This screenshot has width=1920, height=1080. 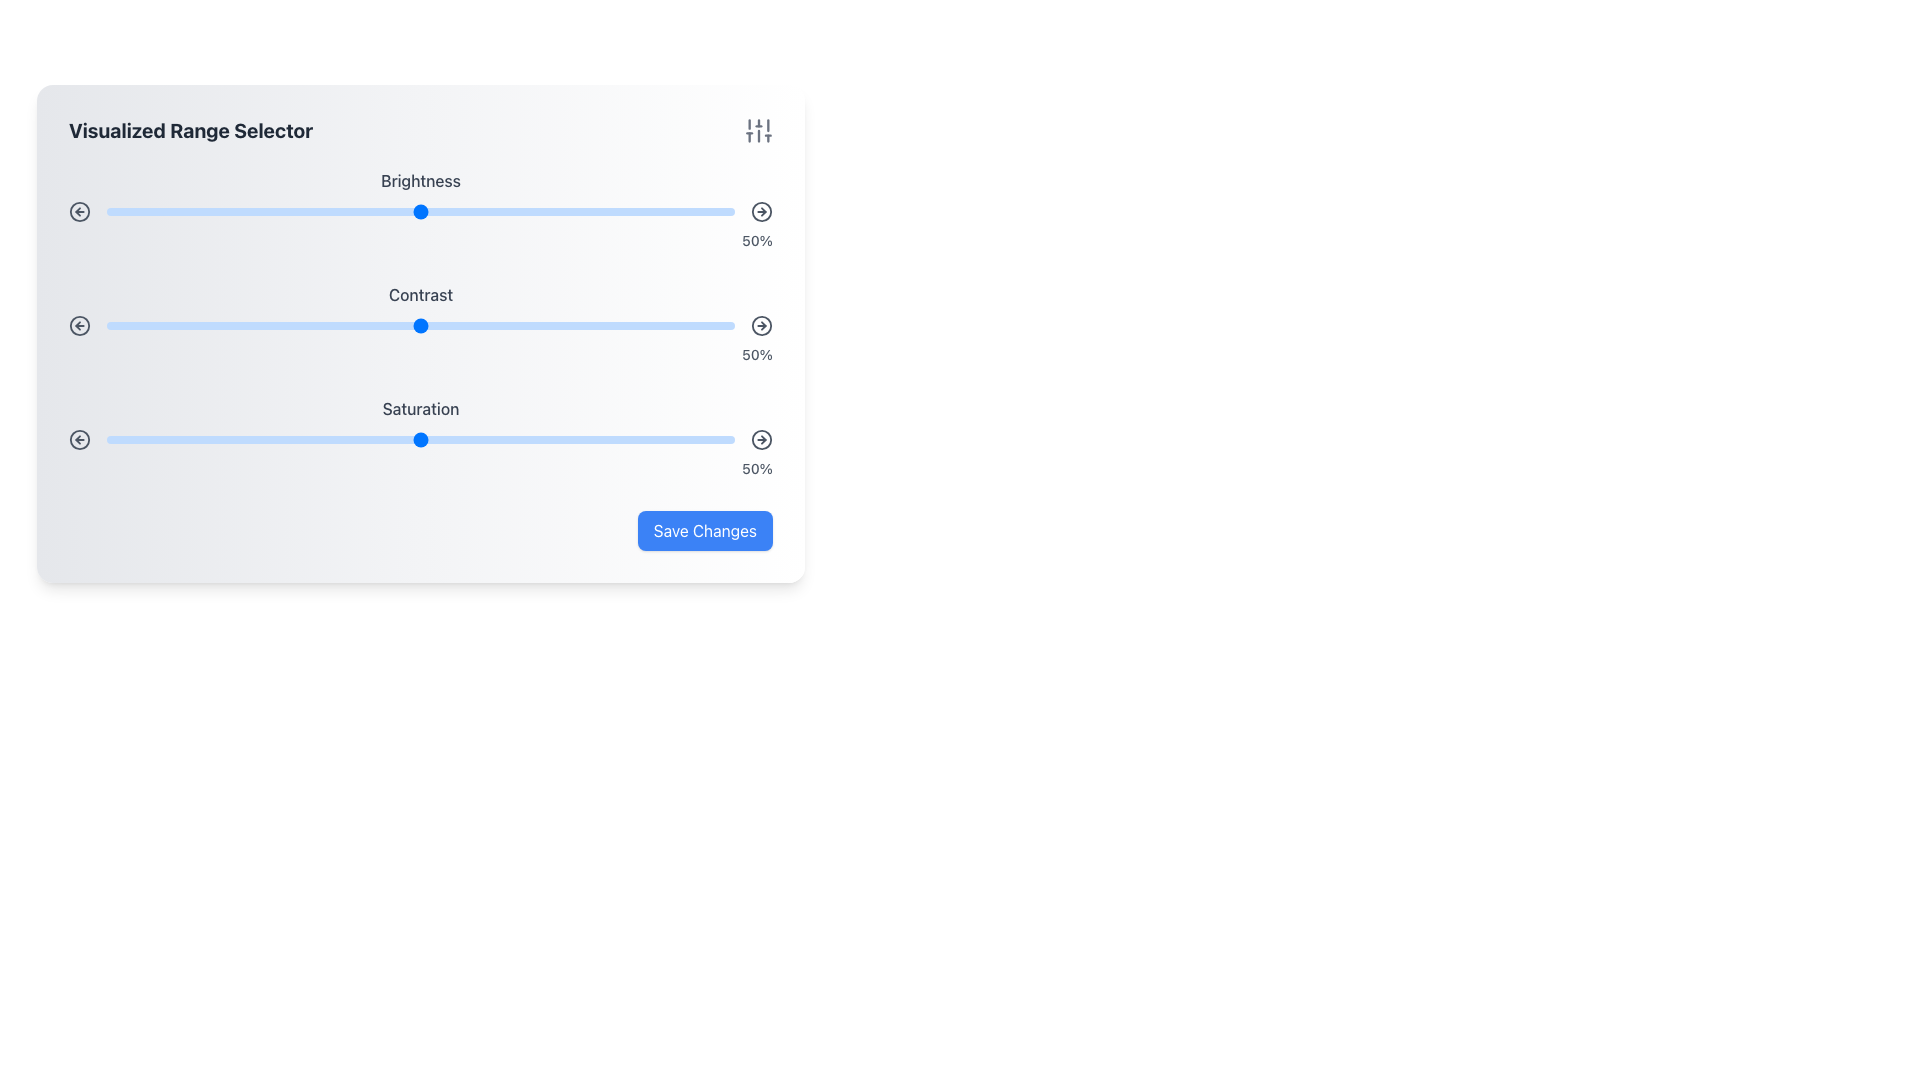 What do you see at coordinates (364, 438) in the screenshot?
I see `the slider value` at bounding box center [364, 438].